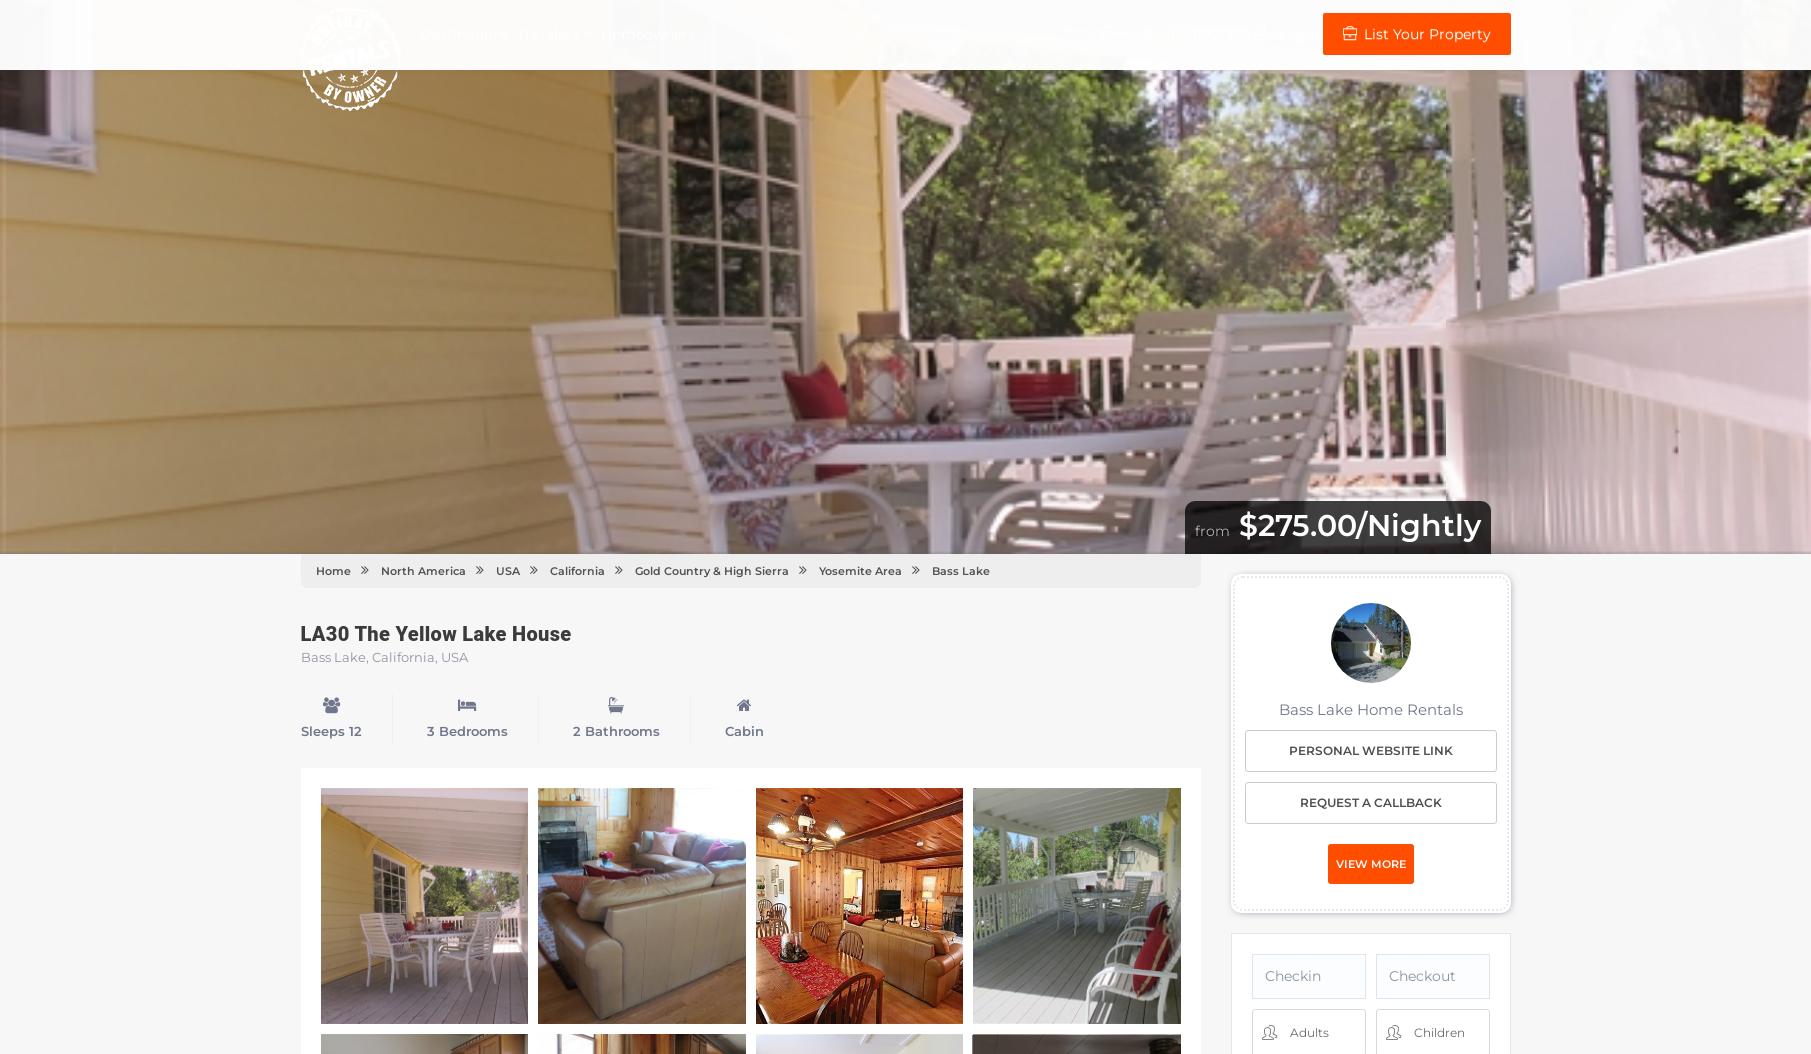 Image resolution: width=1811 pixels, height=1054 pixels. Describe the element at coordinates (435, 633) in the screenshot. I see `'LA30 The Yellow Lake House'` at that location.